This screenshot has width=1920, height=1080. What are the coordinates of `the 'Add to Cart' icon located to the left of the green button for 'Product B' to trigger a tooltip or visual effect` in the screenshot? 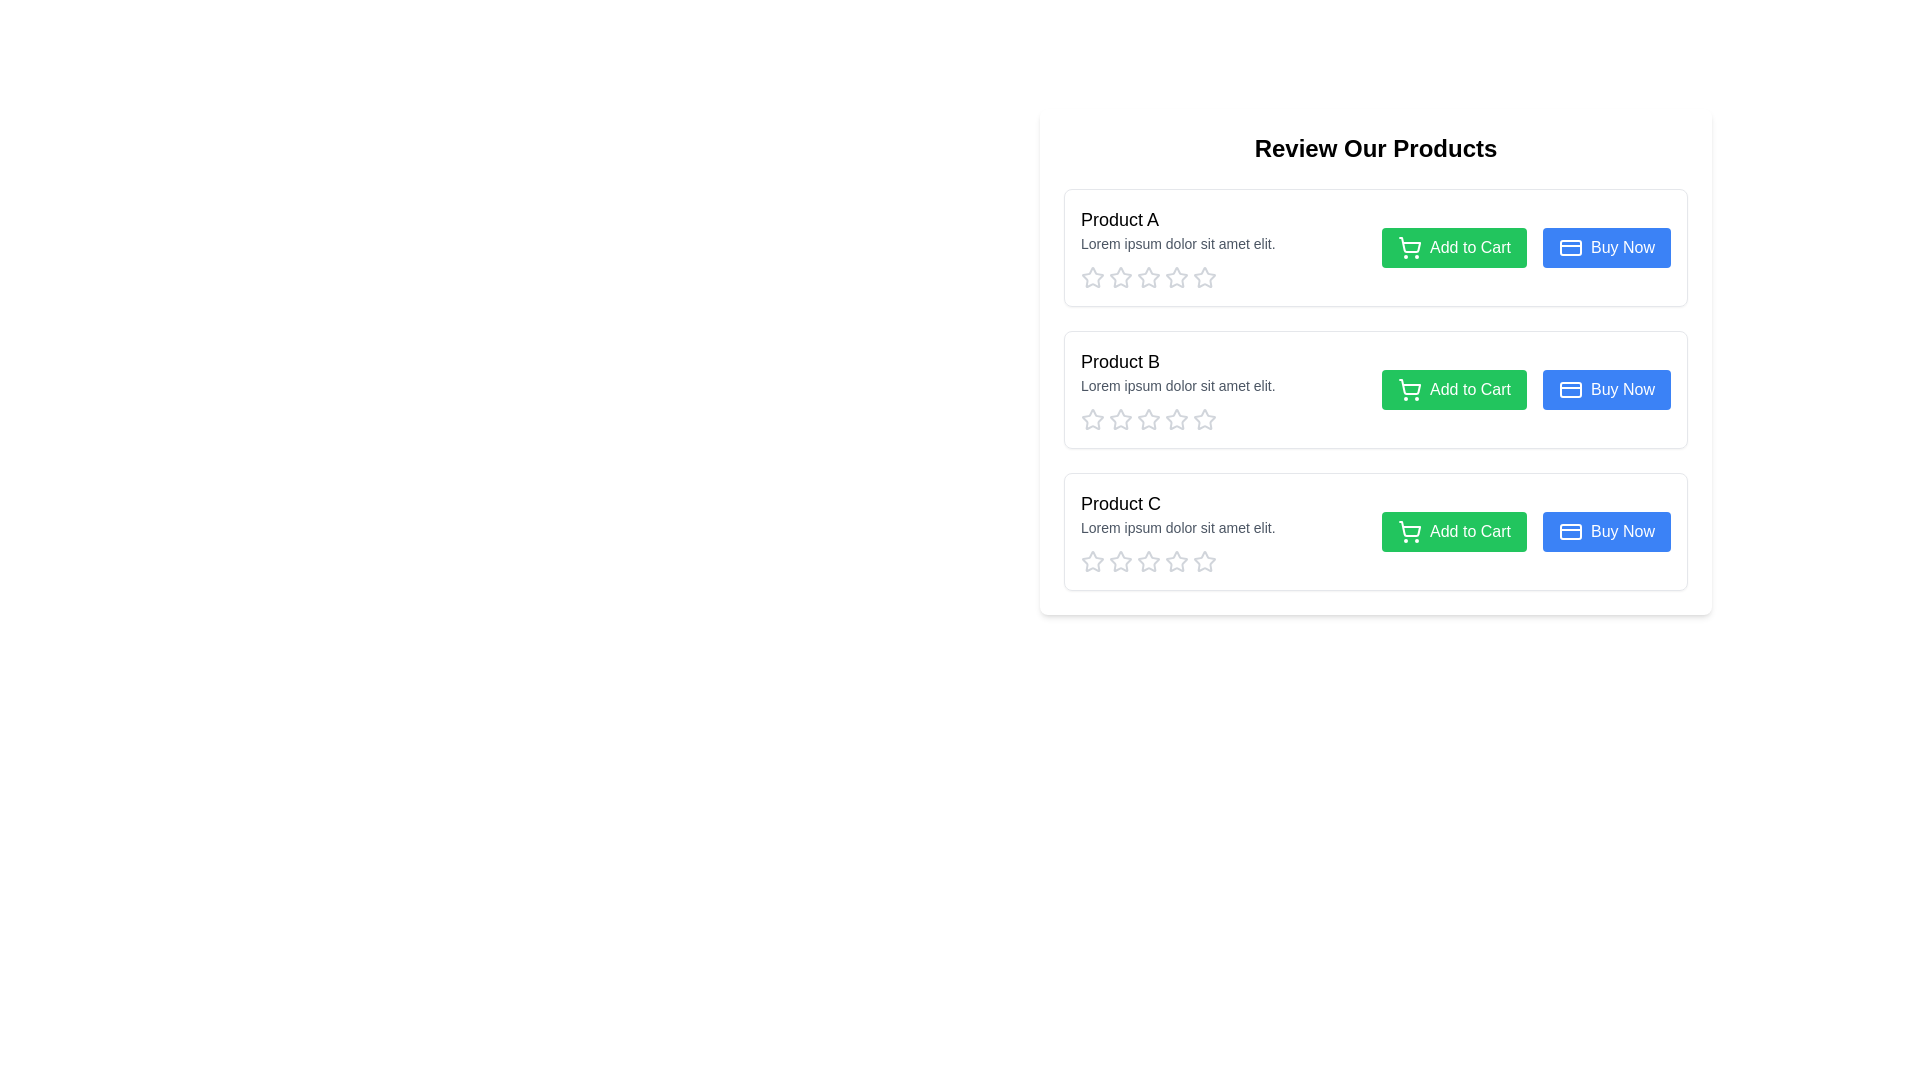 It's located at (1409, 389).